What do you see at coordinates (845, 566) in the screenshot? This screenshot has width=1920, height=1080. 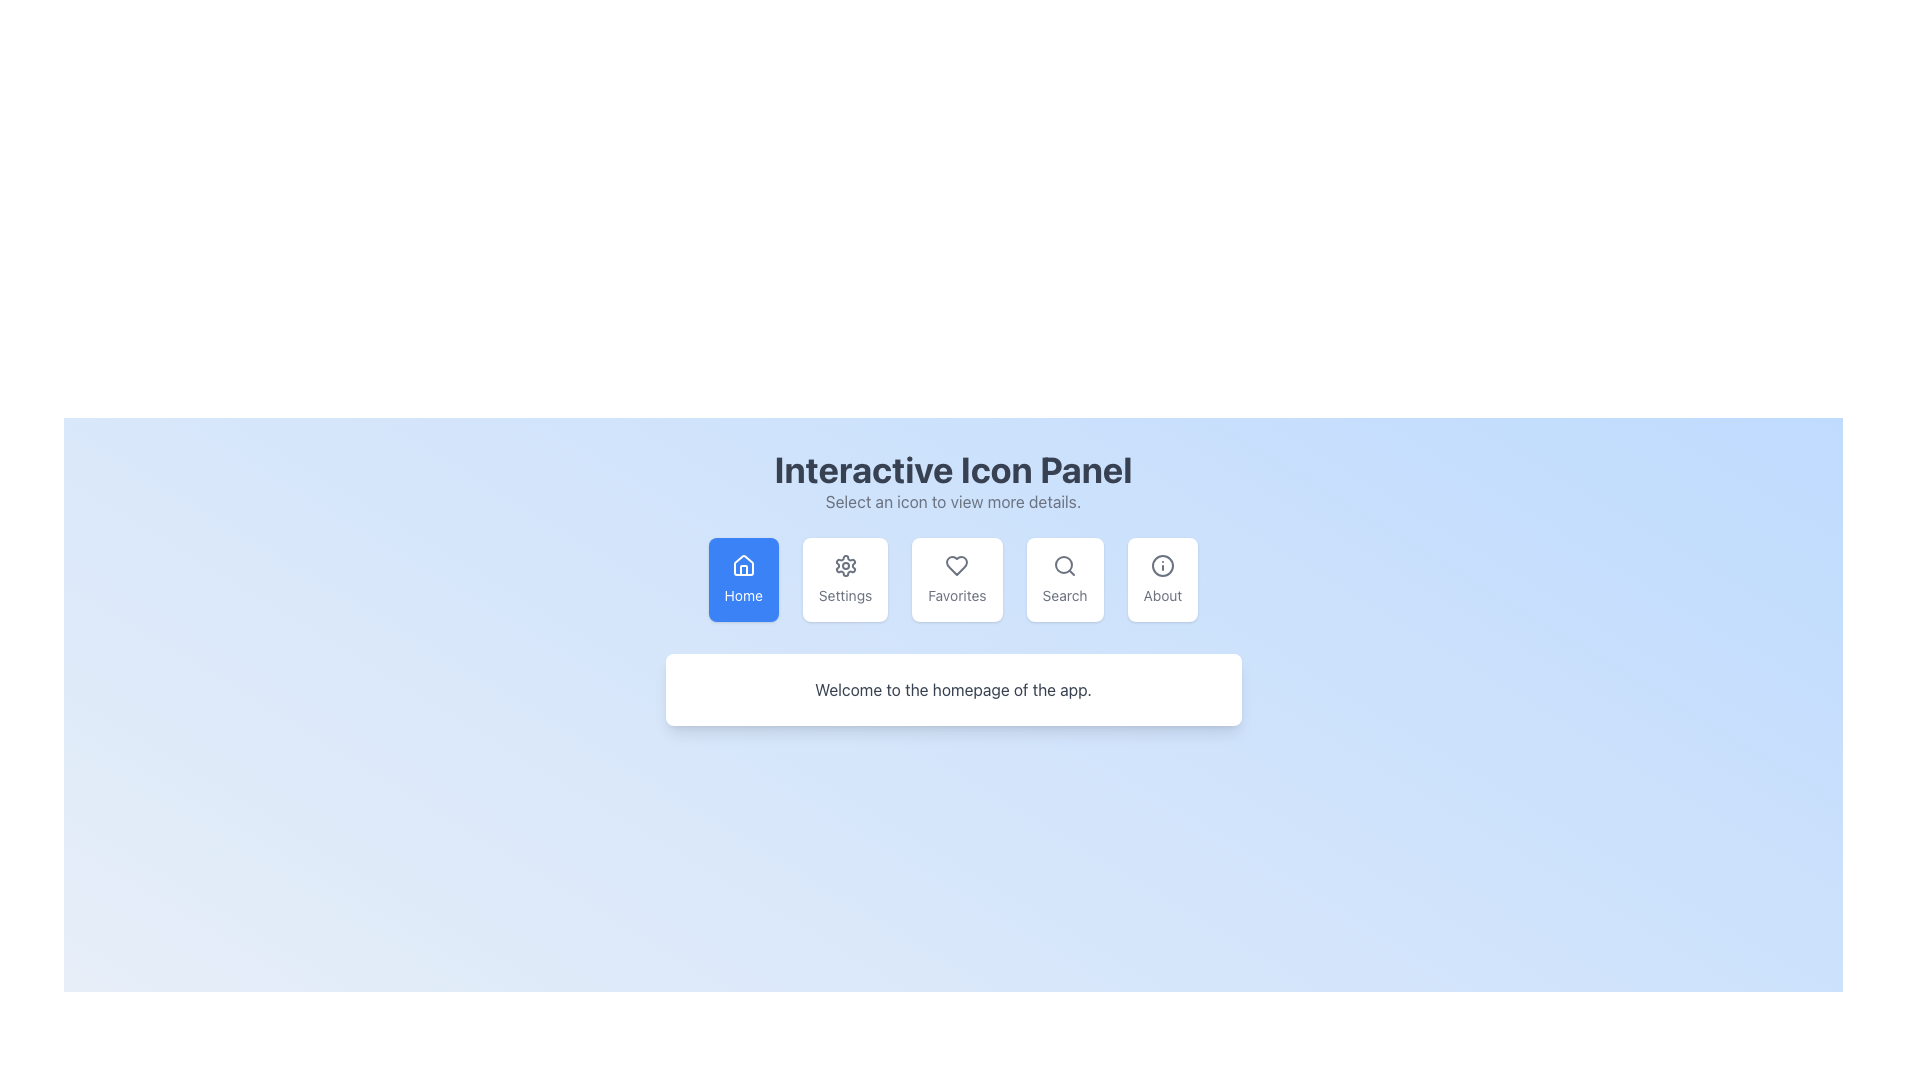 I see `the gear-shaped settings icon located at the top of the 'Settings' card` at bounding box center [845, 566].